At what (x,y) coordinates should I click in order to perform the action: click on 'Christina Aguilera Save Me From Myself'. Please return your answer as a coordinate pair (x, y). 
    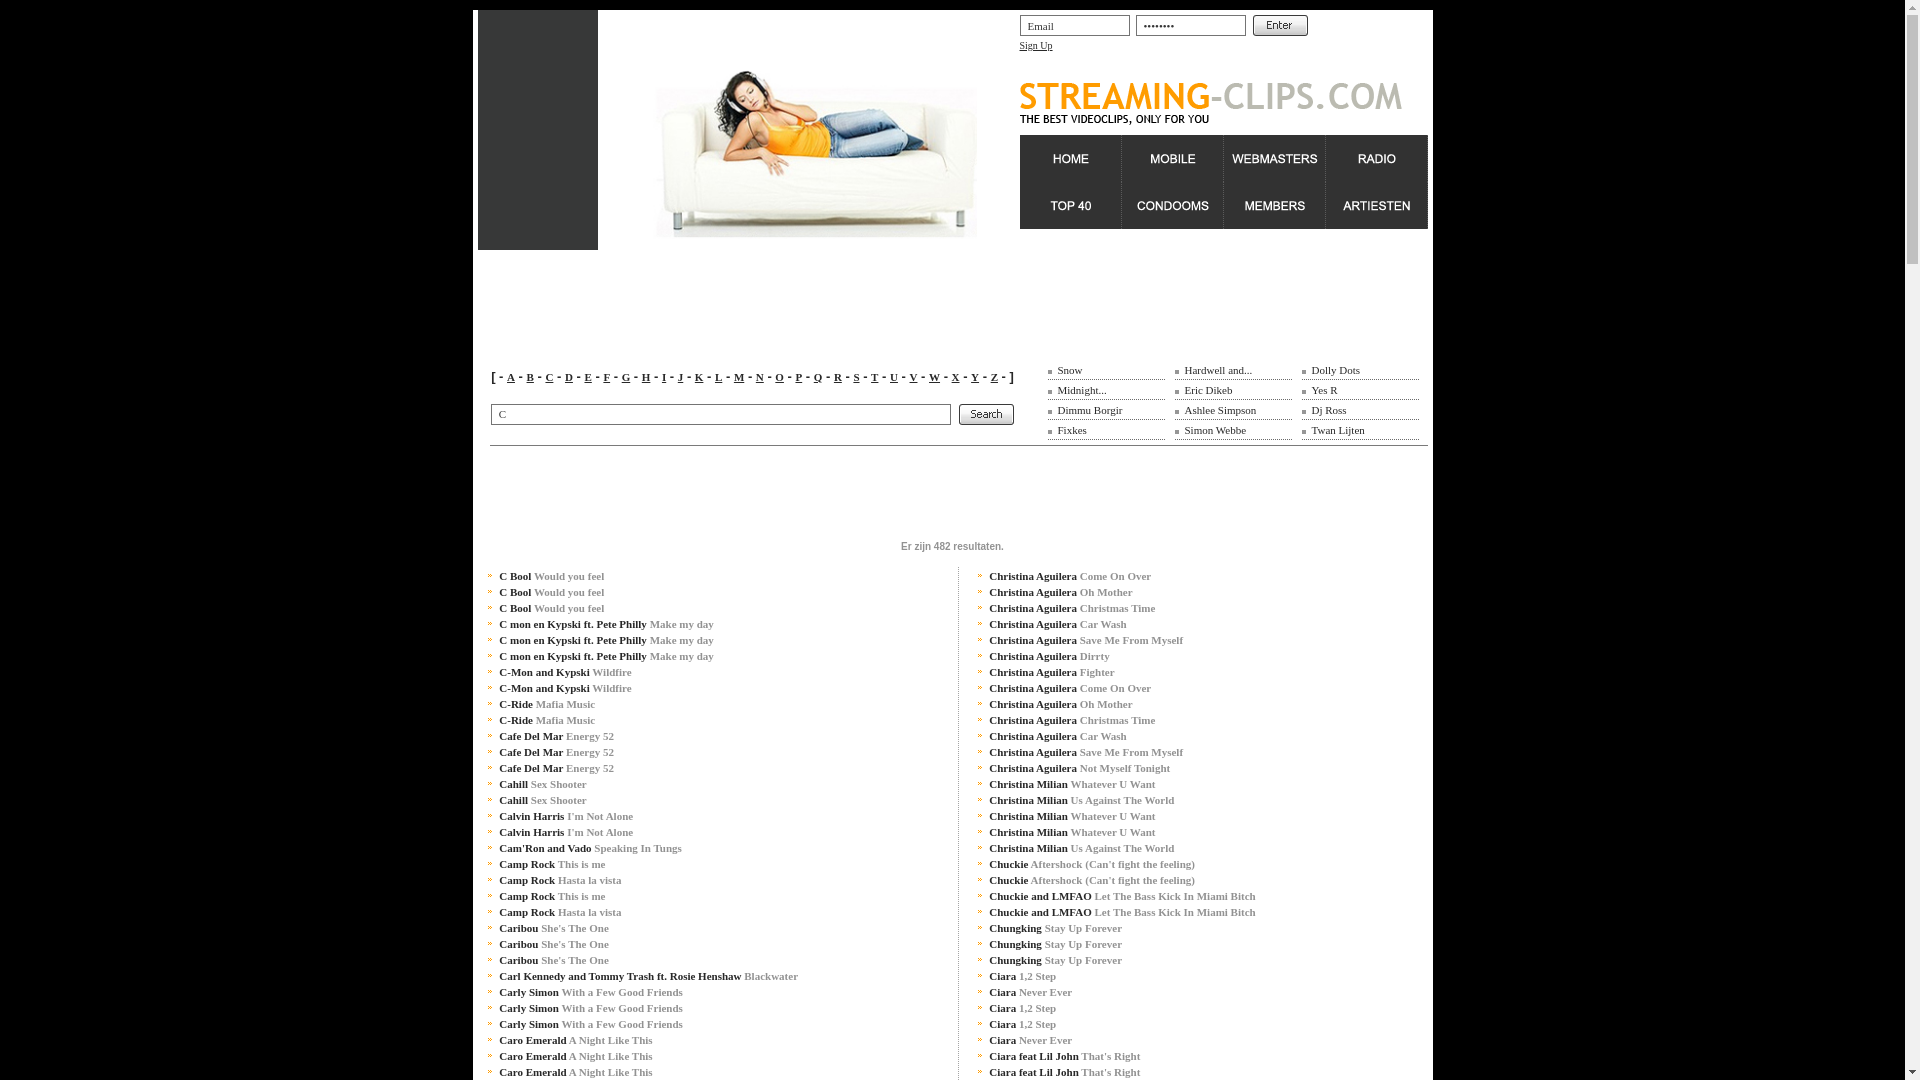
    Looking at the image, I should click on (1084, 640).